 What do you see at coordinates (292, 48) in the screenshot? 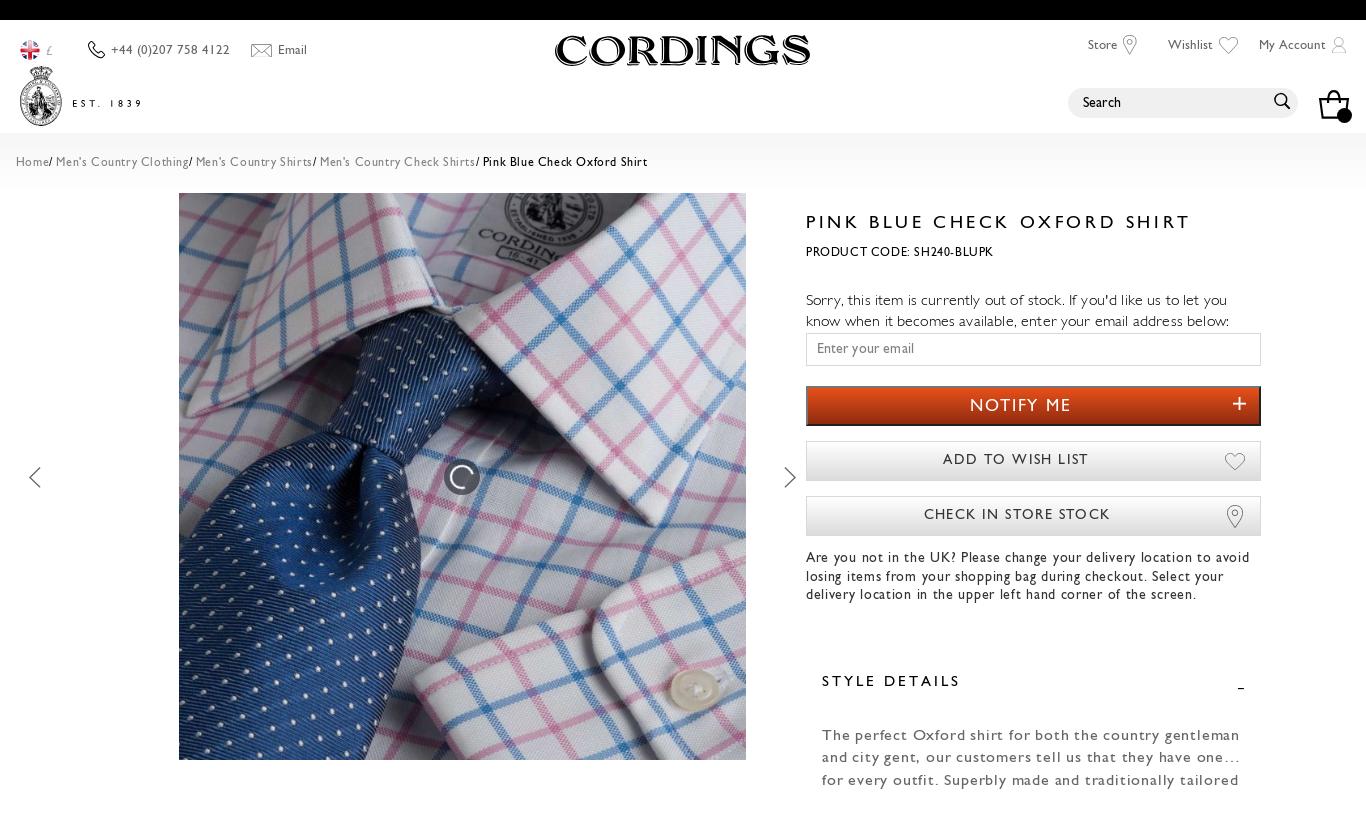
I see `'Email'` at bounding box center [292, 48].